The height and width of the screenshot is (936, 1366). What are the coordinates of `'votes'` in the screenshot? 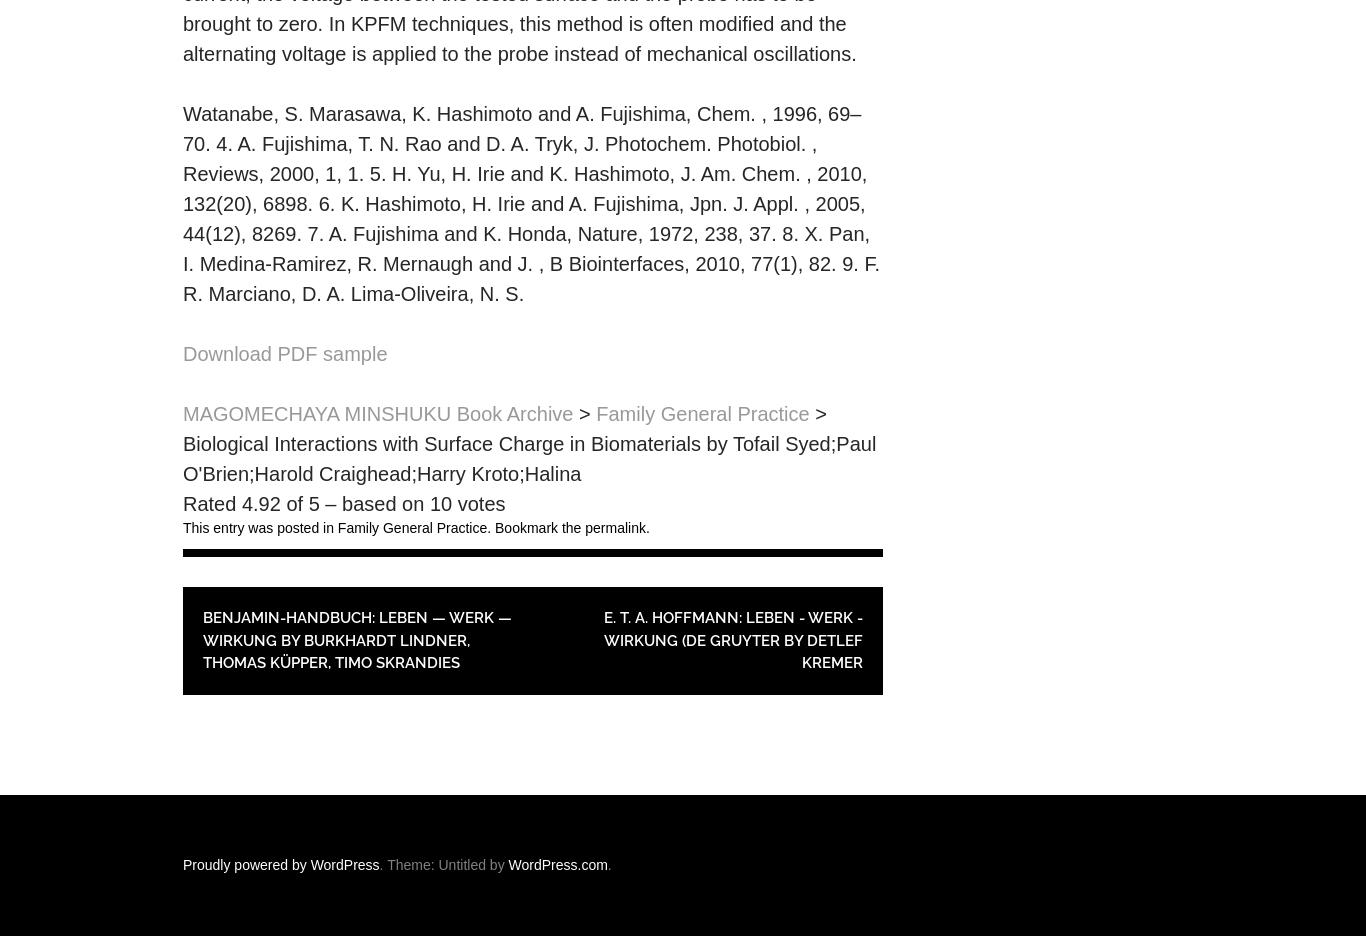 It's located at (478, 503).